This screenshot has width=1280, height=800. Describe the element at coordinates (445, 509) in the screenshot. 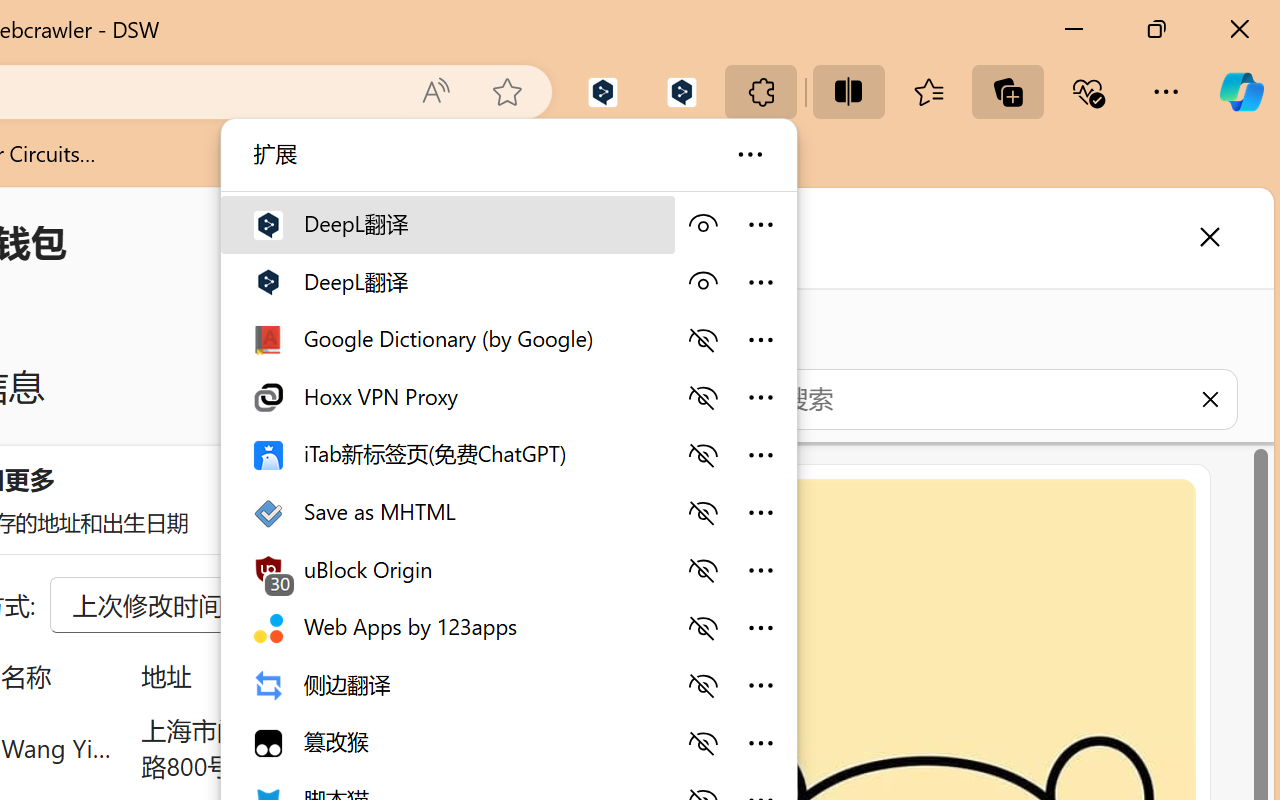

I see `'Save as MHTML'` at that location.